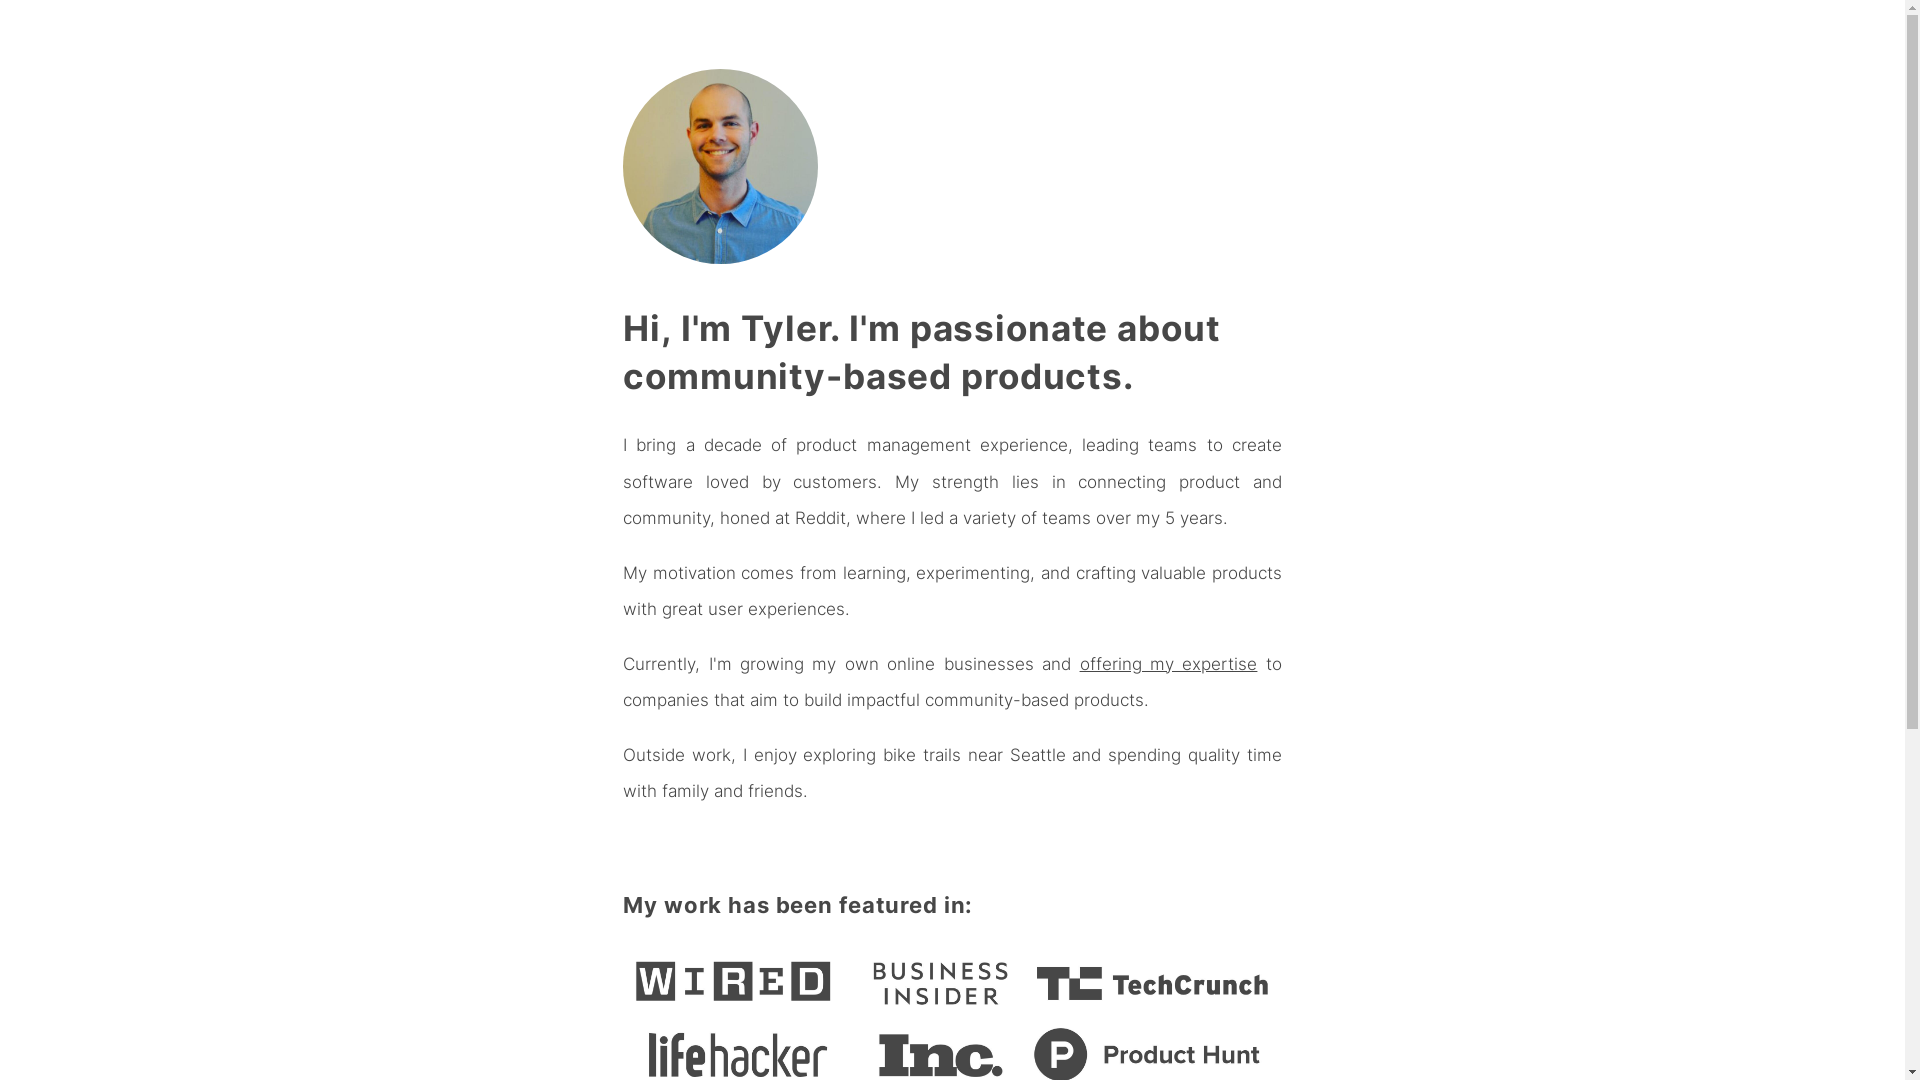 The width and height of the screenshot is (1920, 1080). Describe the element at coordinates (1079, 663) in the screenshot. I see `'offering my expertise'` at that location.